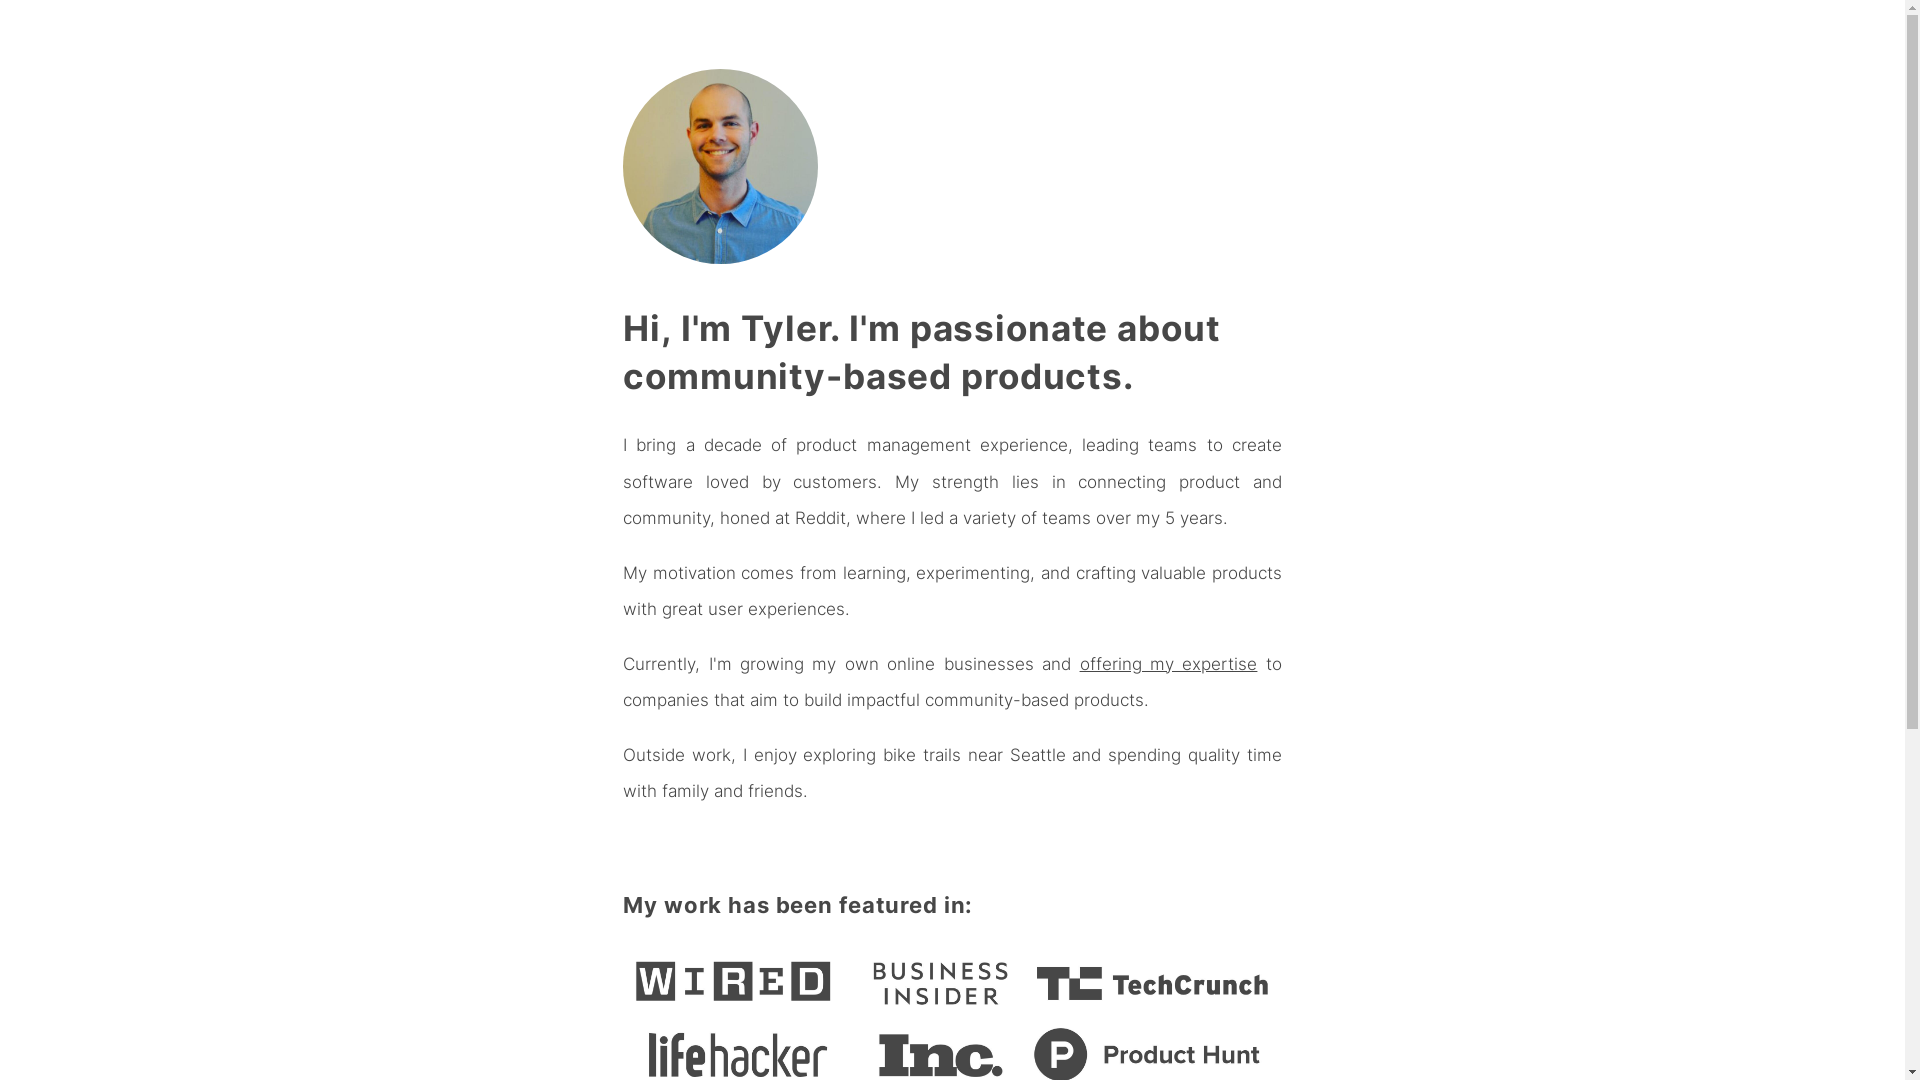 The width and height of the screenshot is (1920, 1080). Describe the element at coordinates (1079, 663) in the screenshot. I see `'offering my expertise'` at that location.